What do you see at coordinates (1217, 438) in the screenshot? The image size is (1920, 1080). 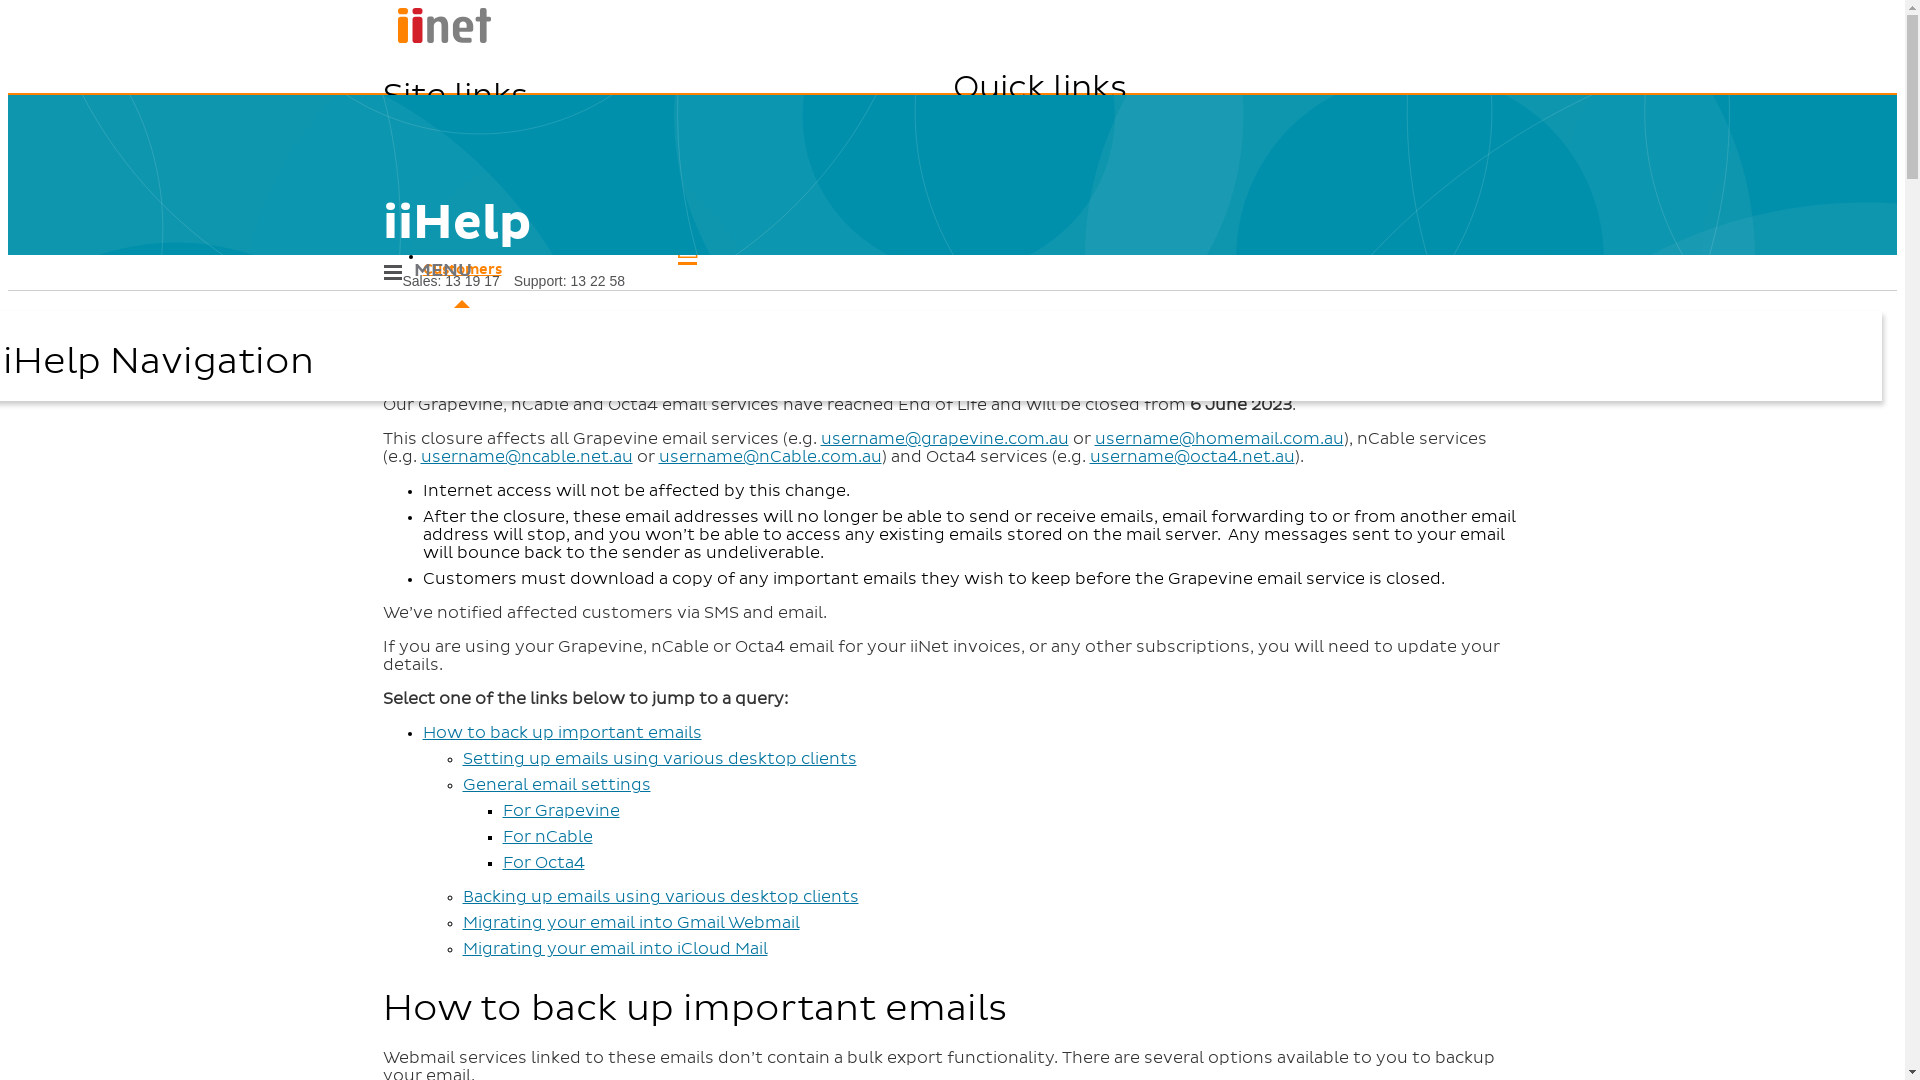 I see `'username@homemail.com.au'` at bounding box center [1217, 438].